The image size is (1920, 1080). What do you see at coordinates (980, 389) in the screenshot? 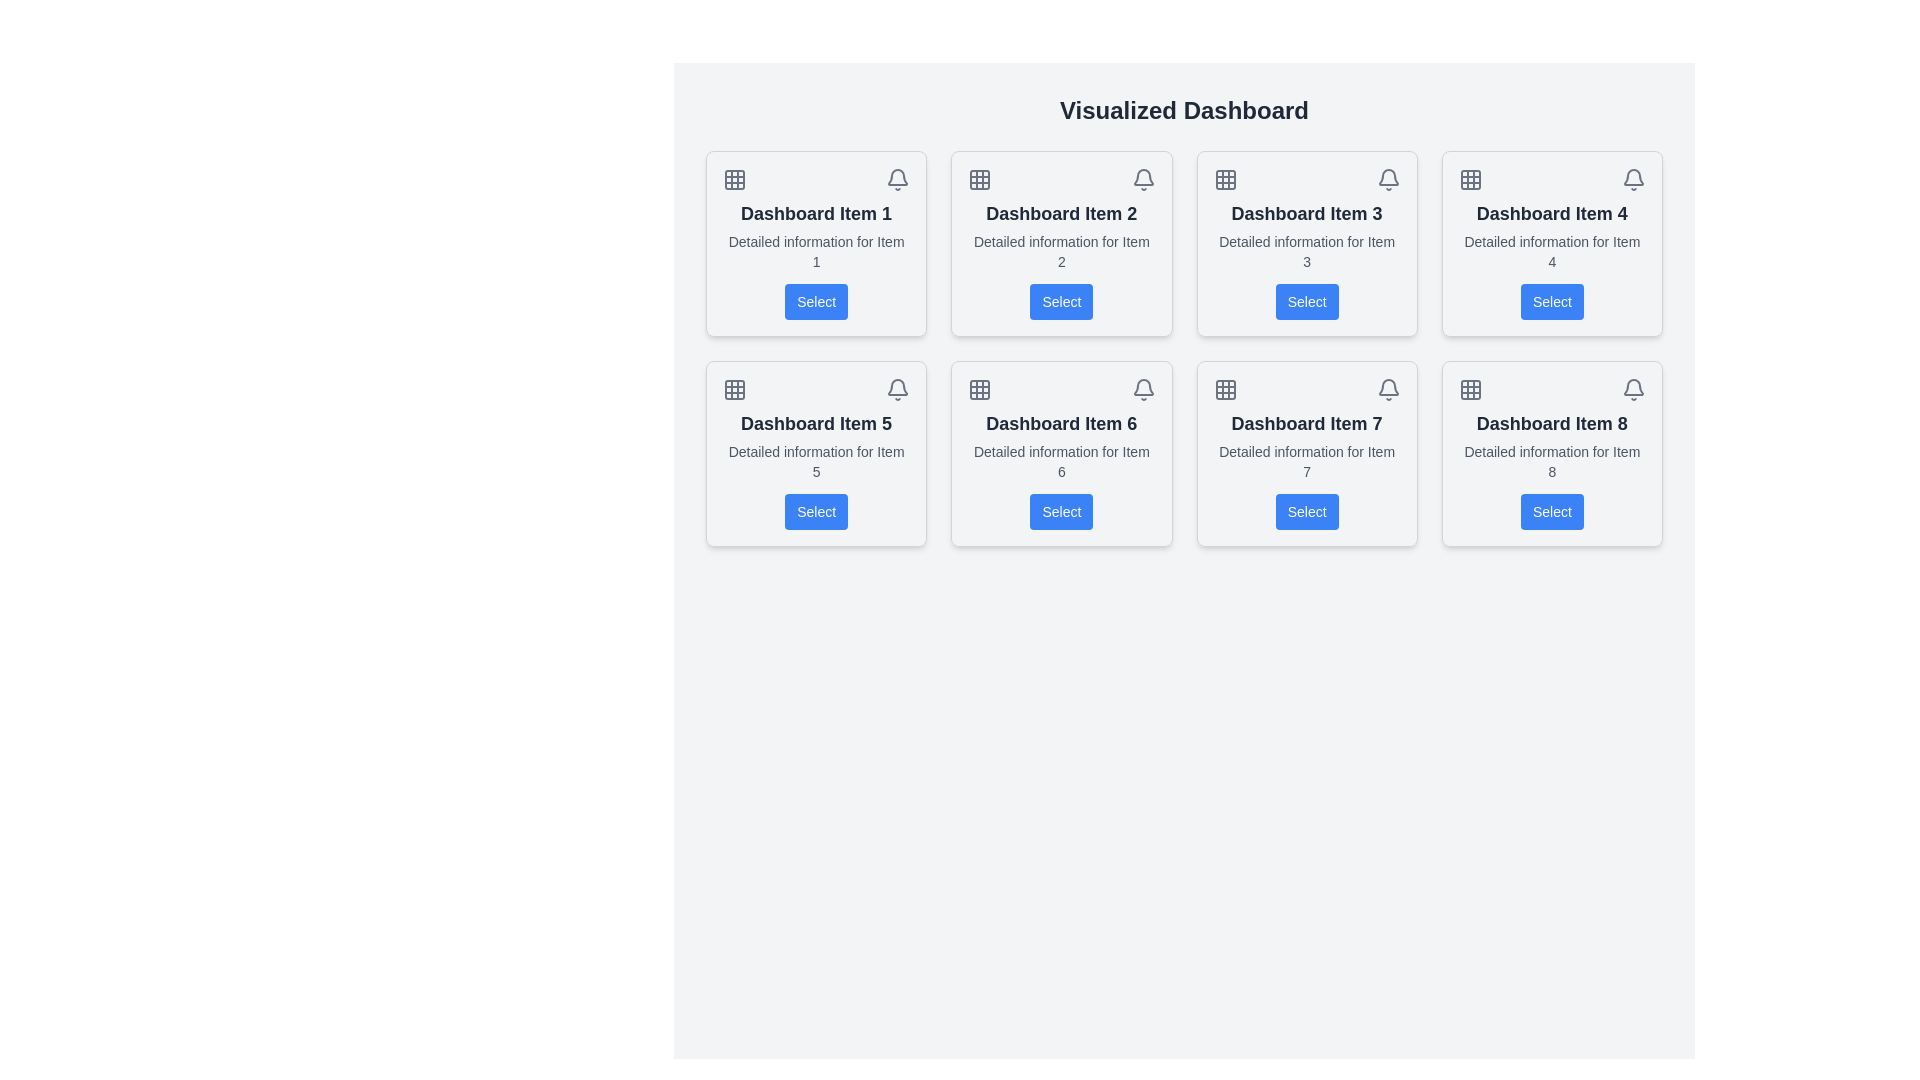
I see `the decorative visual element in the top-left corner of the grid icon representing 'Dashboard Item 6', which is the first square in the 3x3 grid layout` at bounding box center [980, 389].